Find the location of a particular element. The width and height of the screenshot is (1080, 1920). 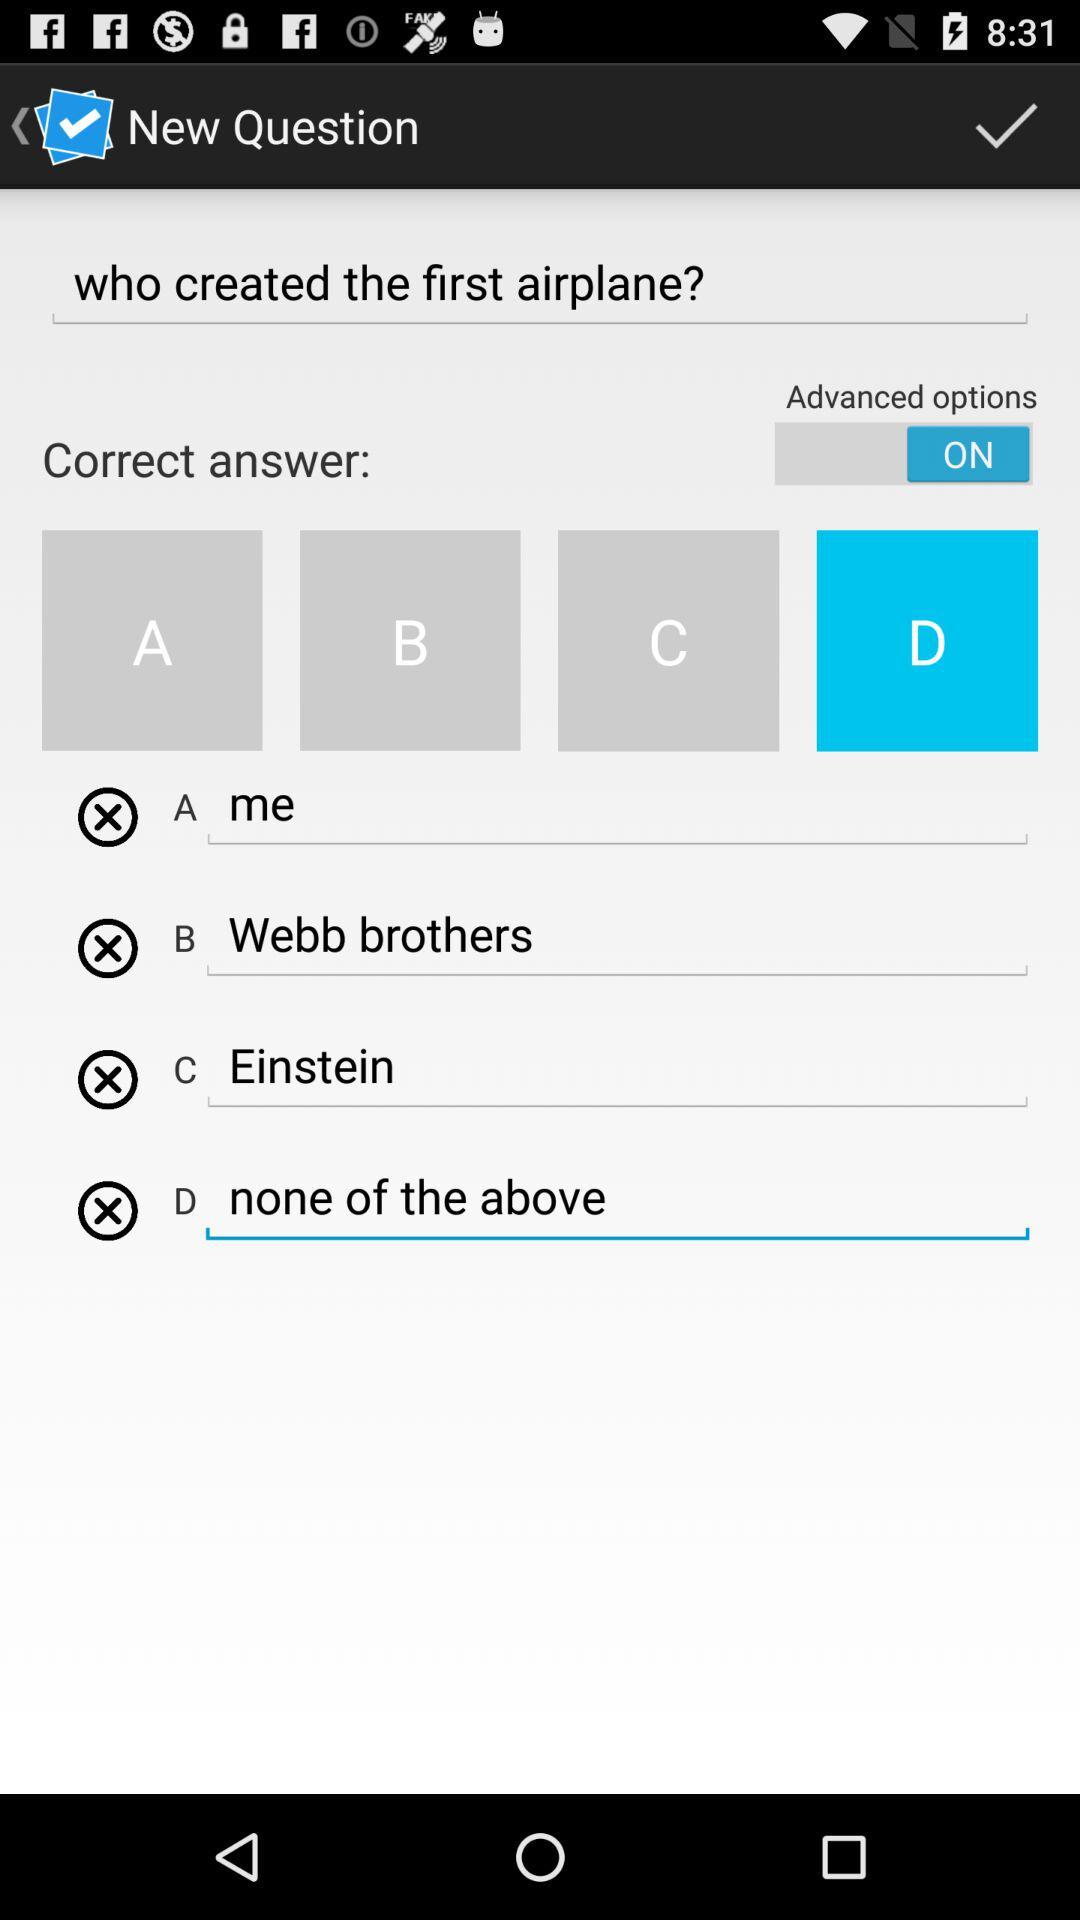

the close icon is located at coordinates (107, 1296).